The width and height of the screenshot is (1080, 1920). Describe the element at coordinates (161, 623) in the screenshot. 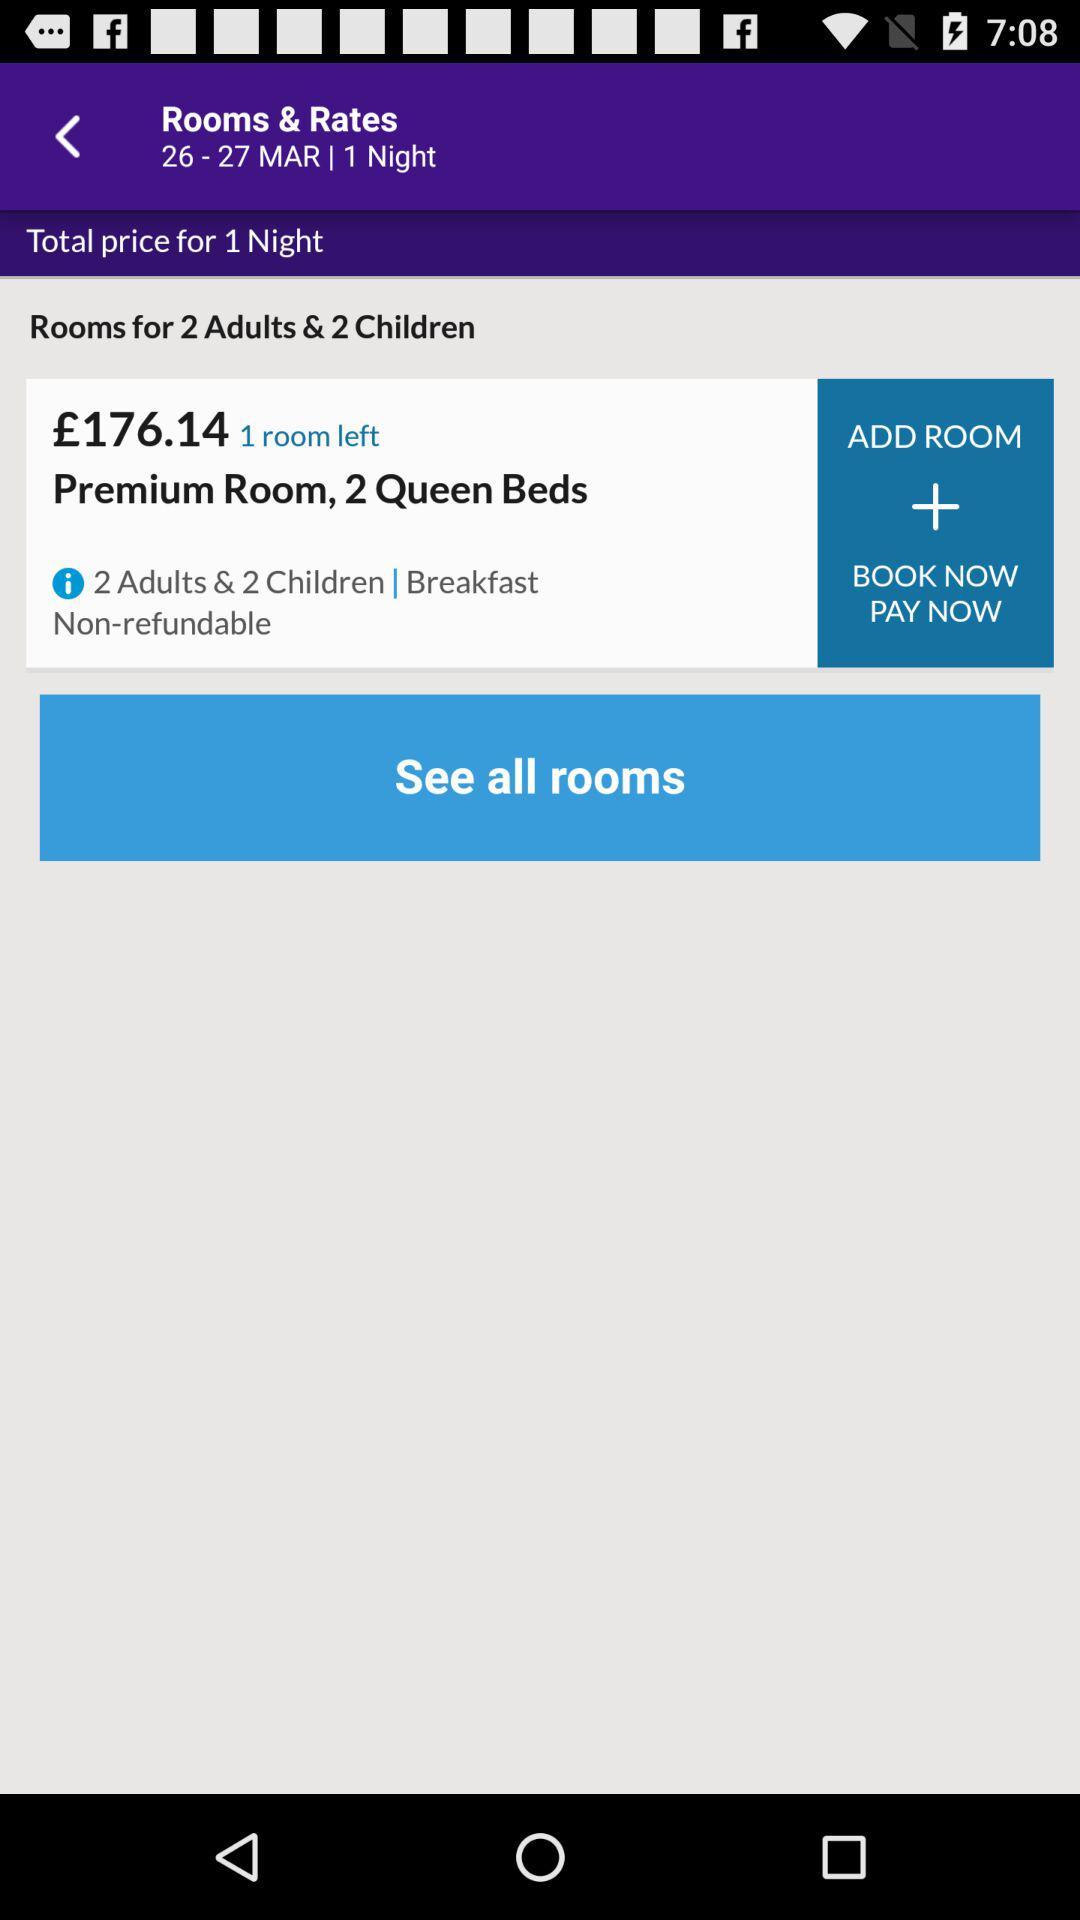

I see `non-refundable icon` at that location.